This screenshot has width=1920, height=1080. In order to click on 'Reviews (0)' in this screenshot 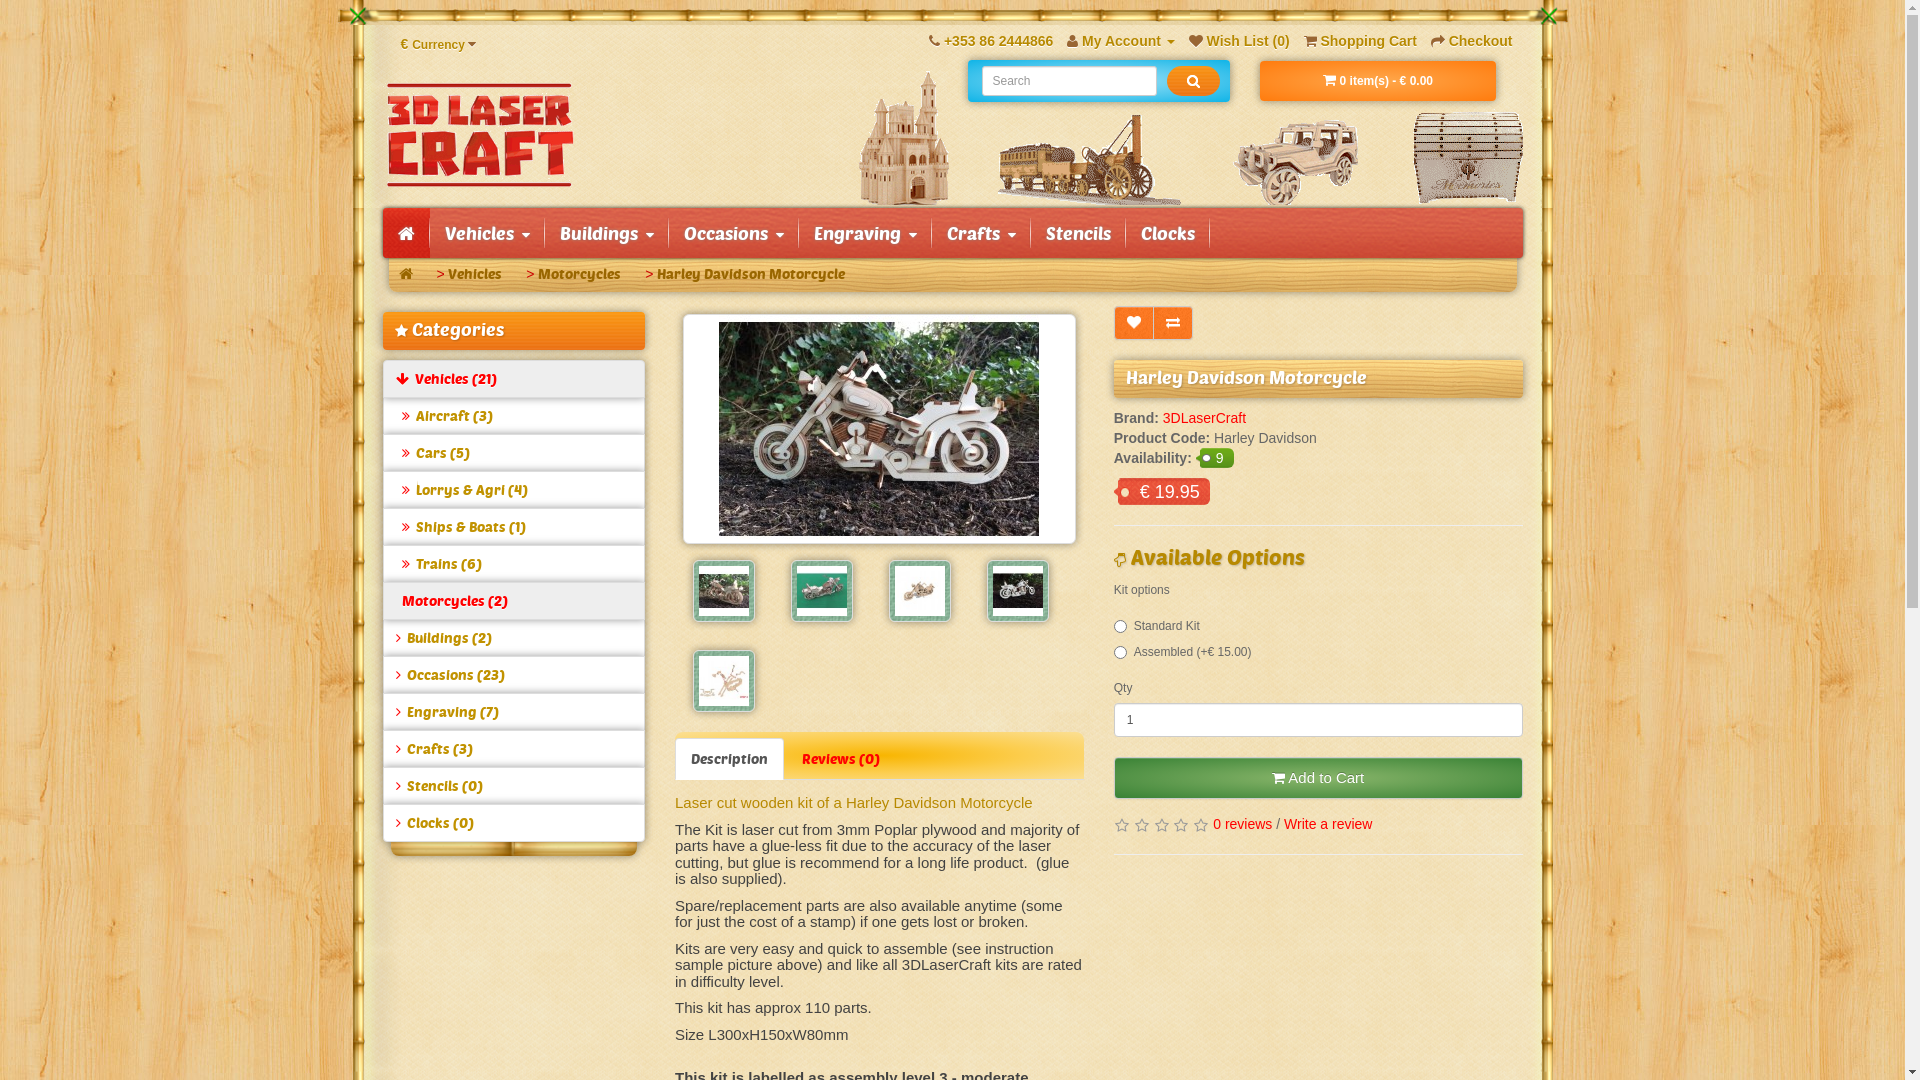, I will do `click(840, 759)`.